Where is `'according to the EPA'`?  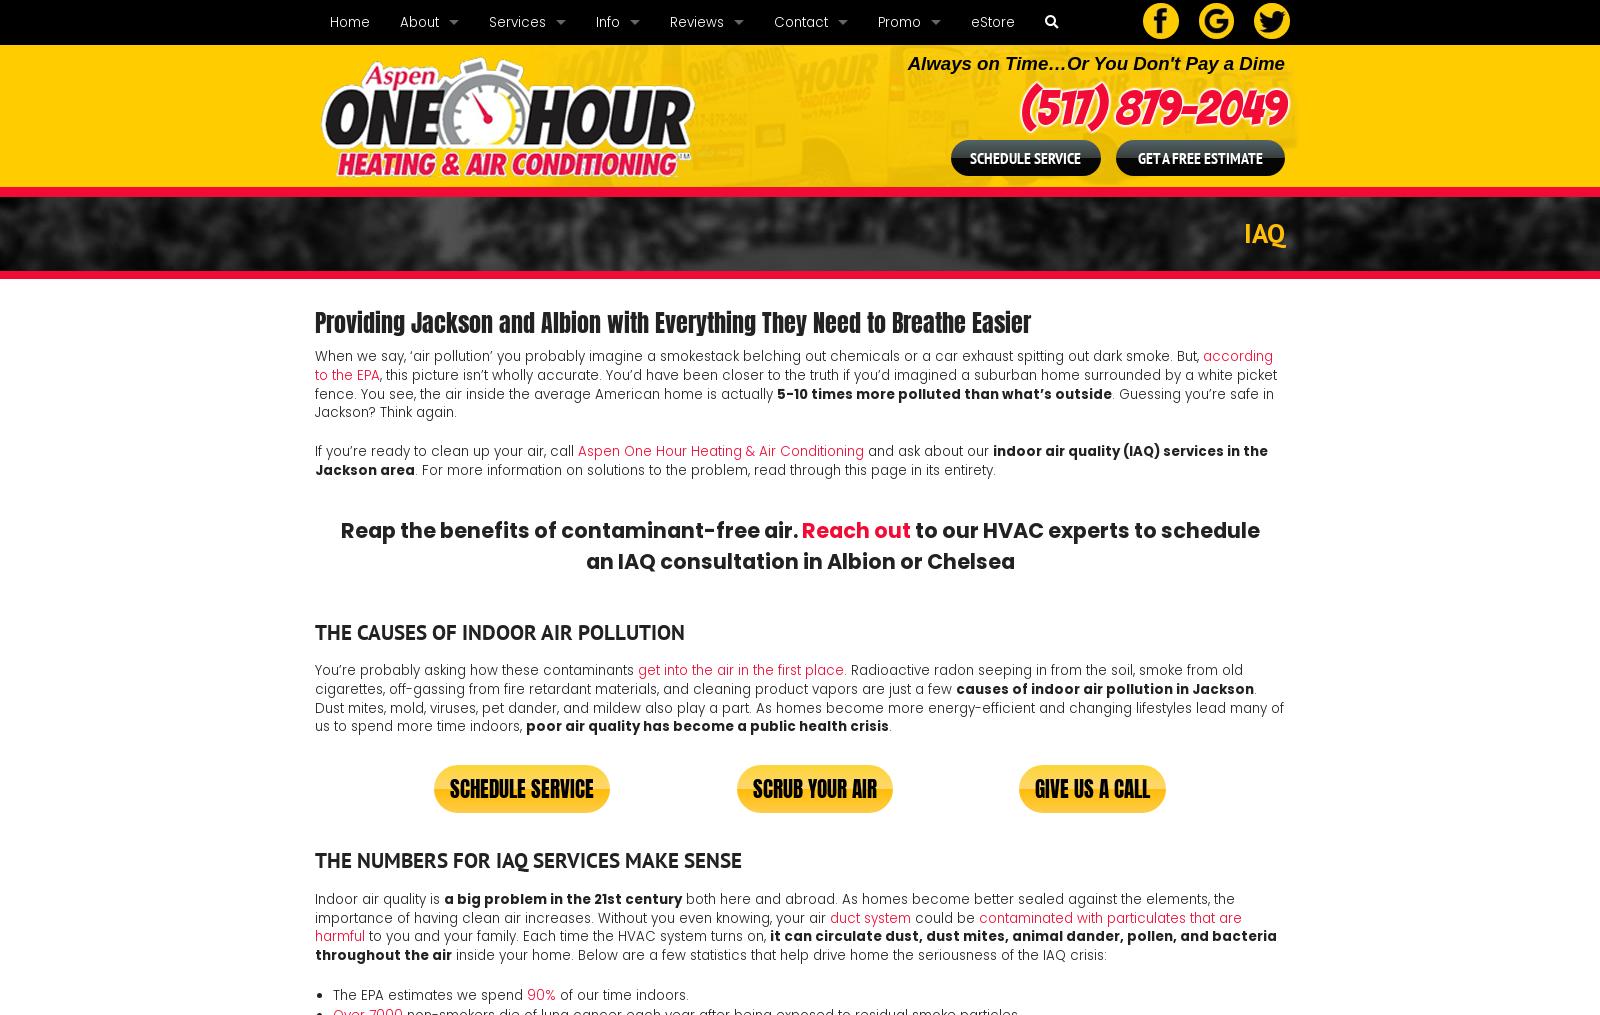 'according to the EPA' is located at coordinates (315, 365).